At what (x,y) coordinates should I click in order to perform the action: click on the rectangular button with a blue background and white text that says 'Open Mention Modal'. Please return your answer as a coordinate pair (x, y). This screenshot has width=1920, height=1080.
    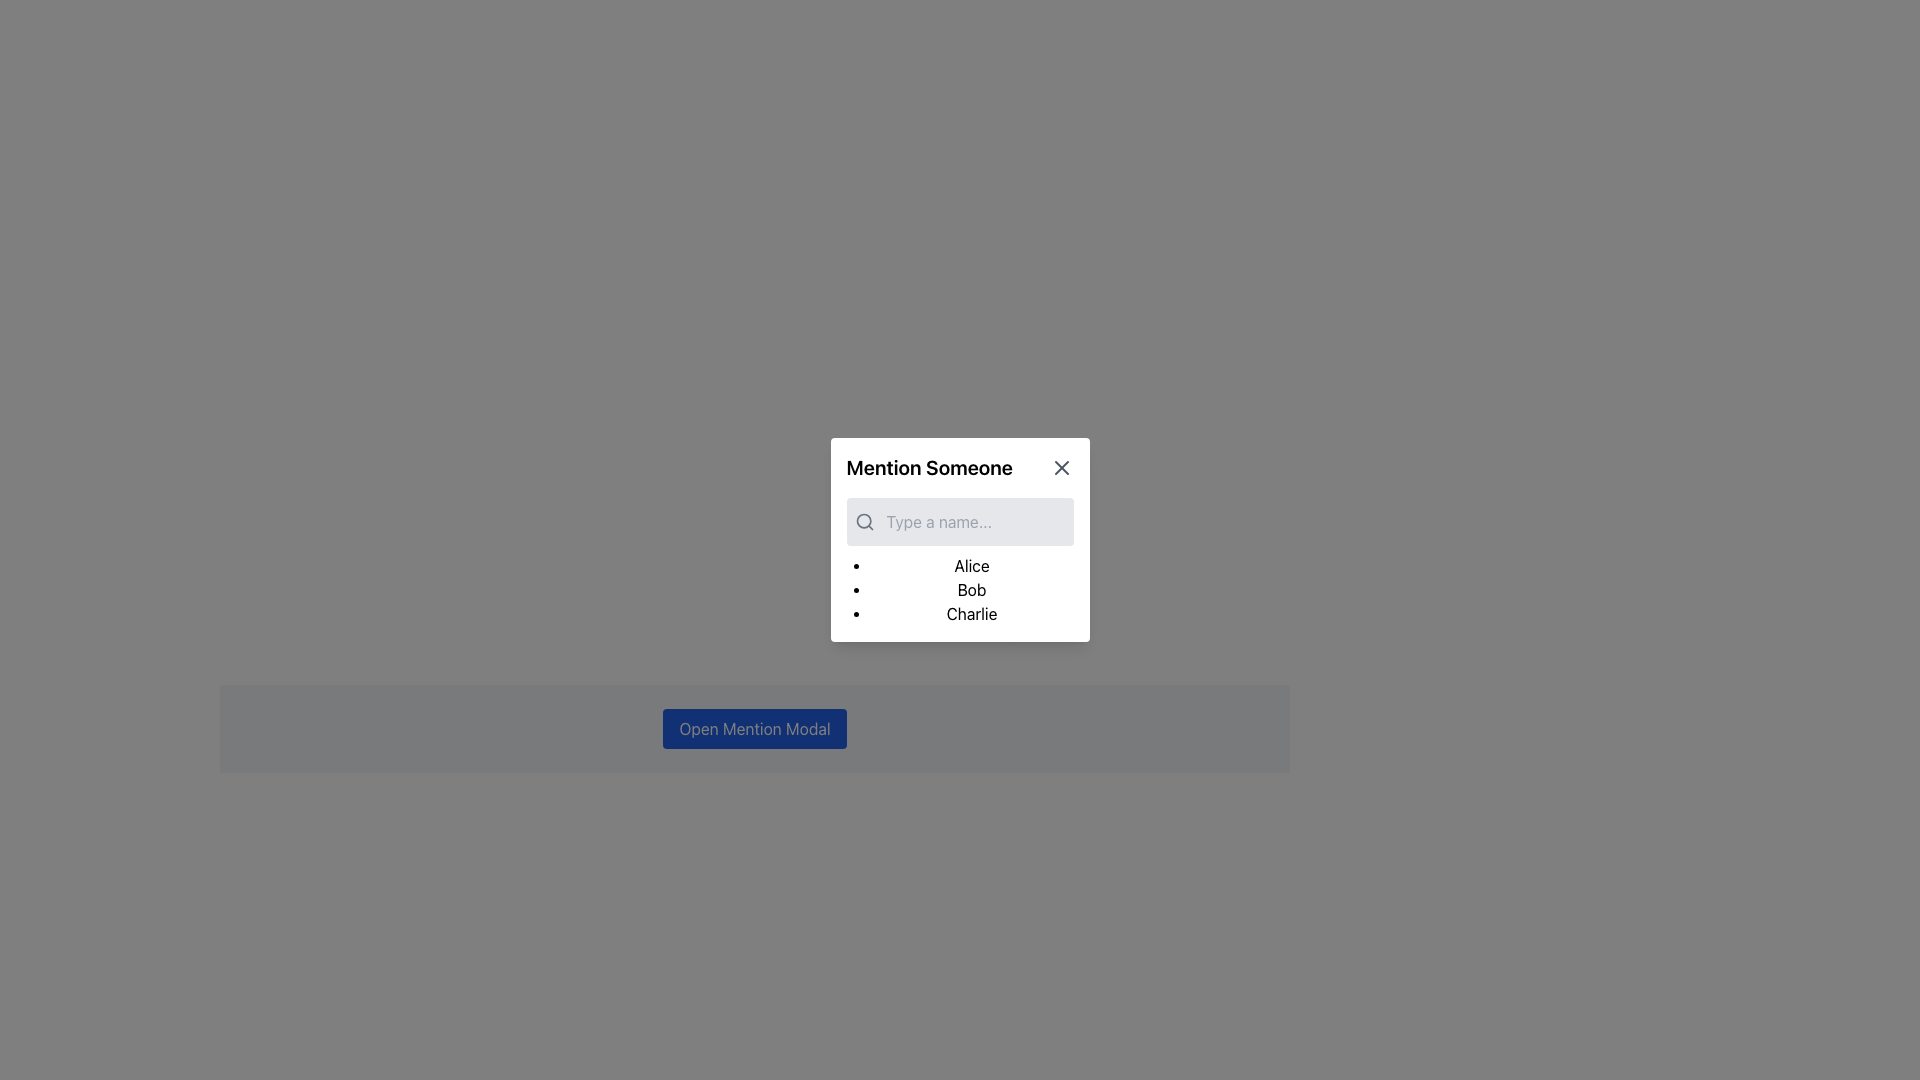
    Looking at the image, I should click on (753, 729).